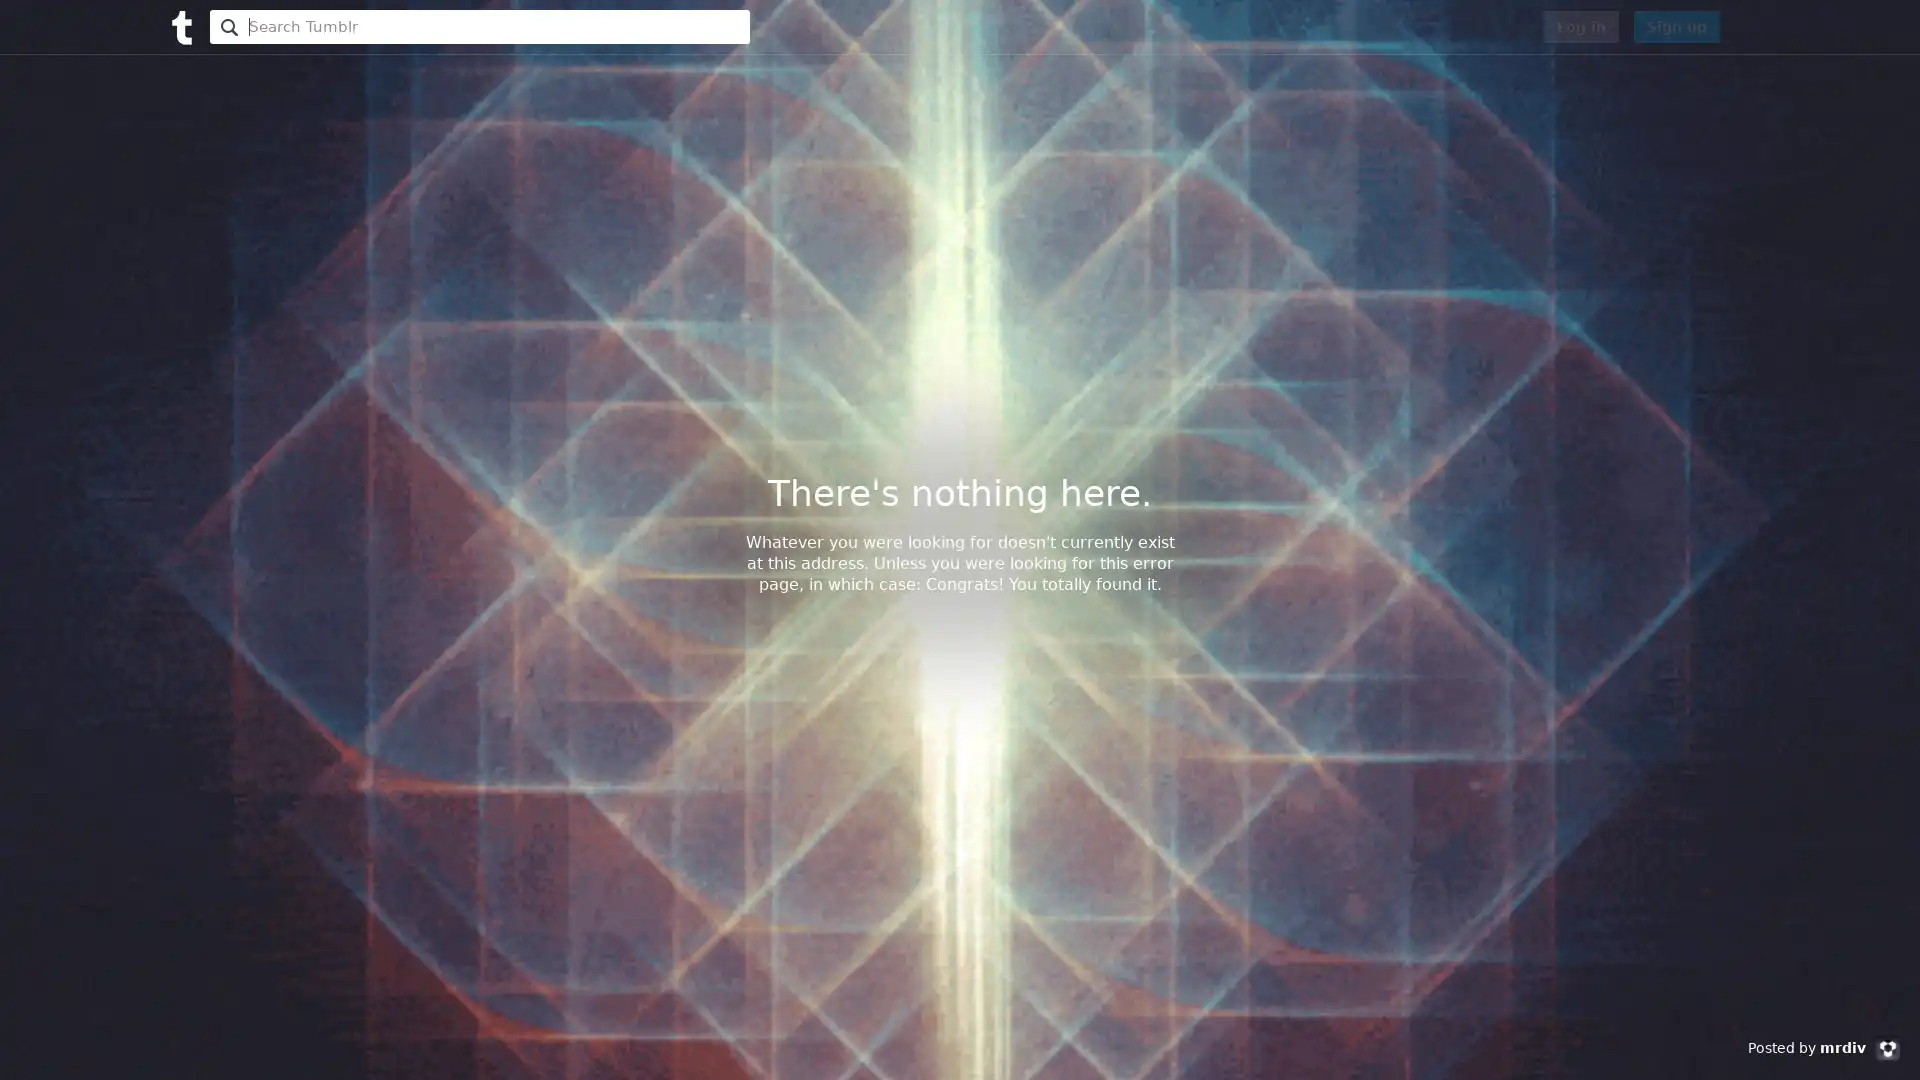 This screenshot has width=1920, height=1080. What do you see at coordinates (226, 27) in the screenshot?
I see `Search` at bounding box center [226, 27].